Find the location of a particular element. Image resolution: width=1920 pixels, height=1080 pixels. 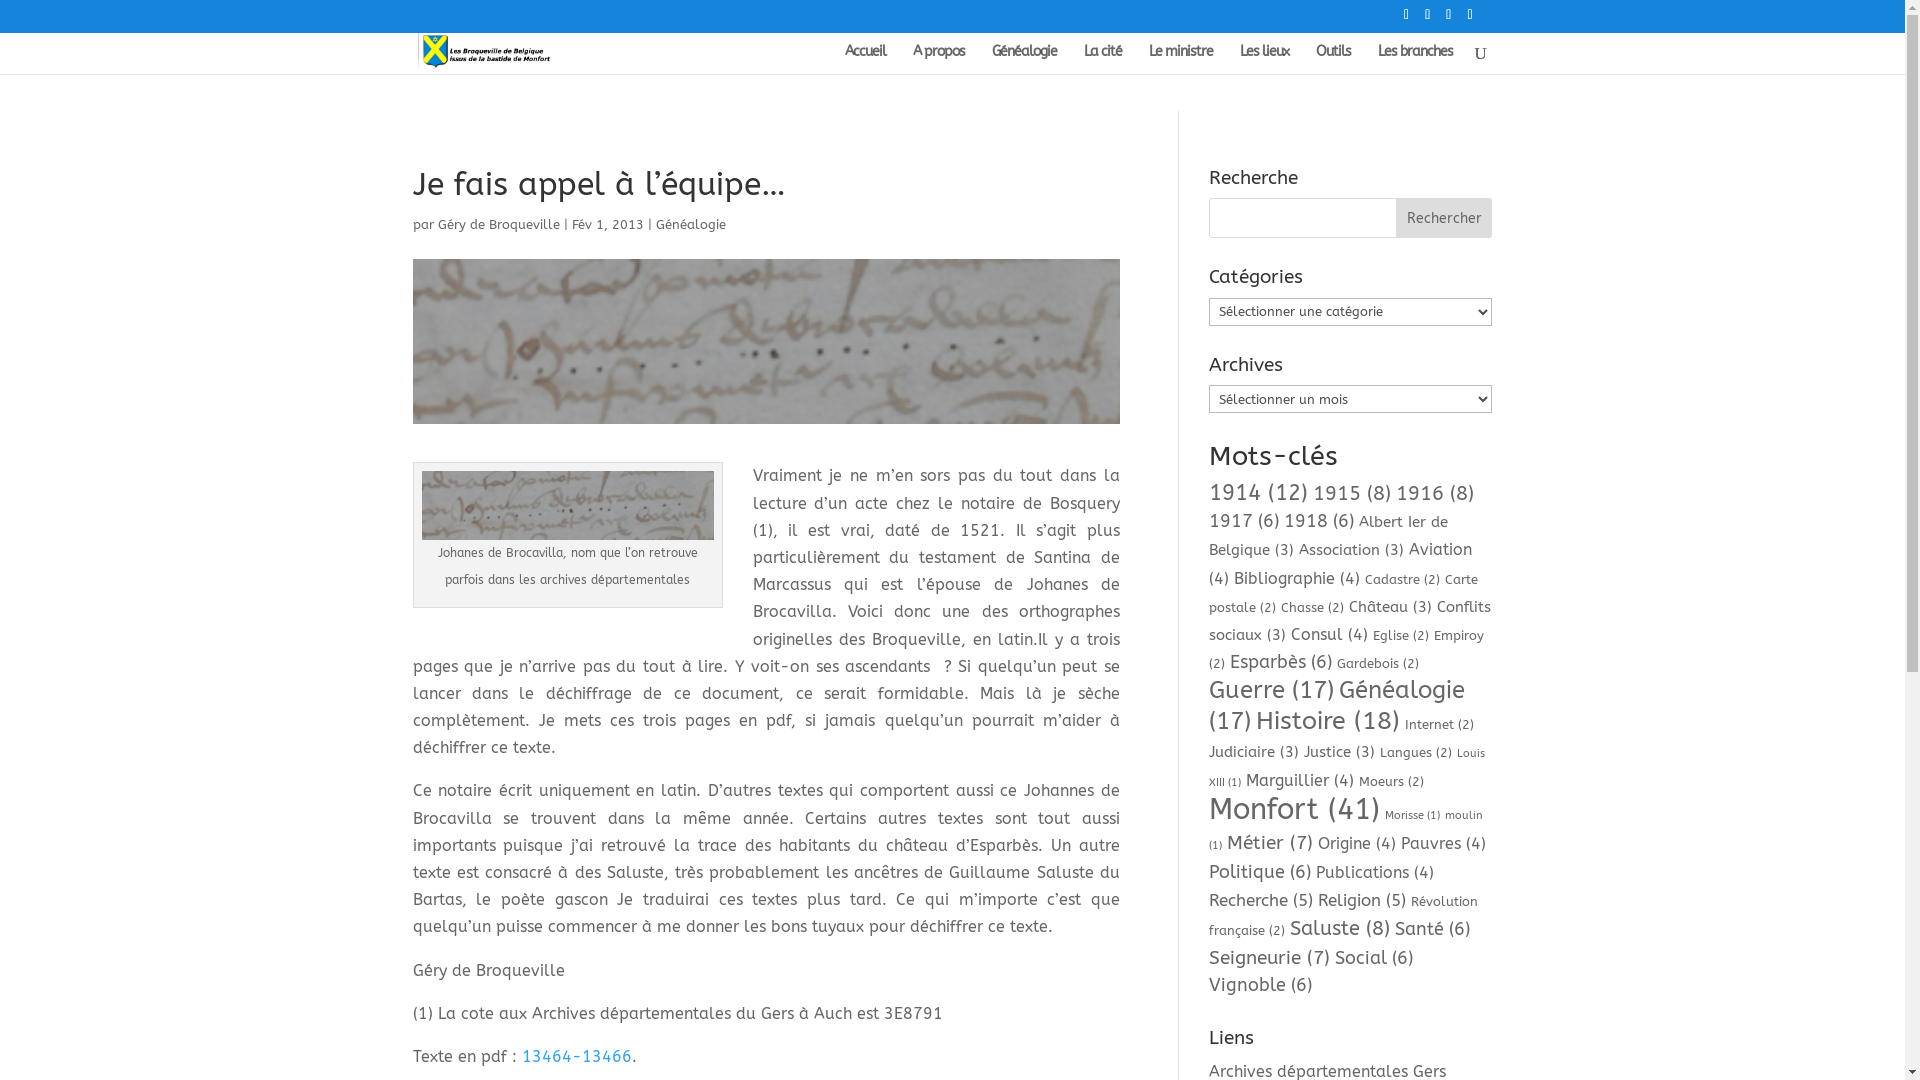

'Politique (6)' is located at coordinates (1258, 870).